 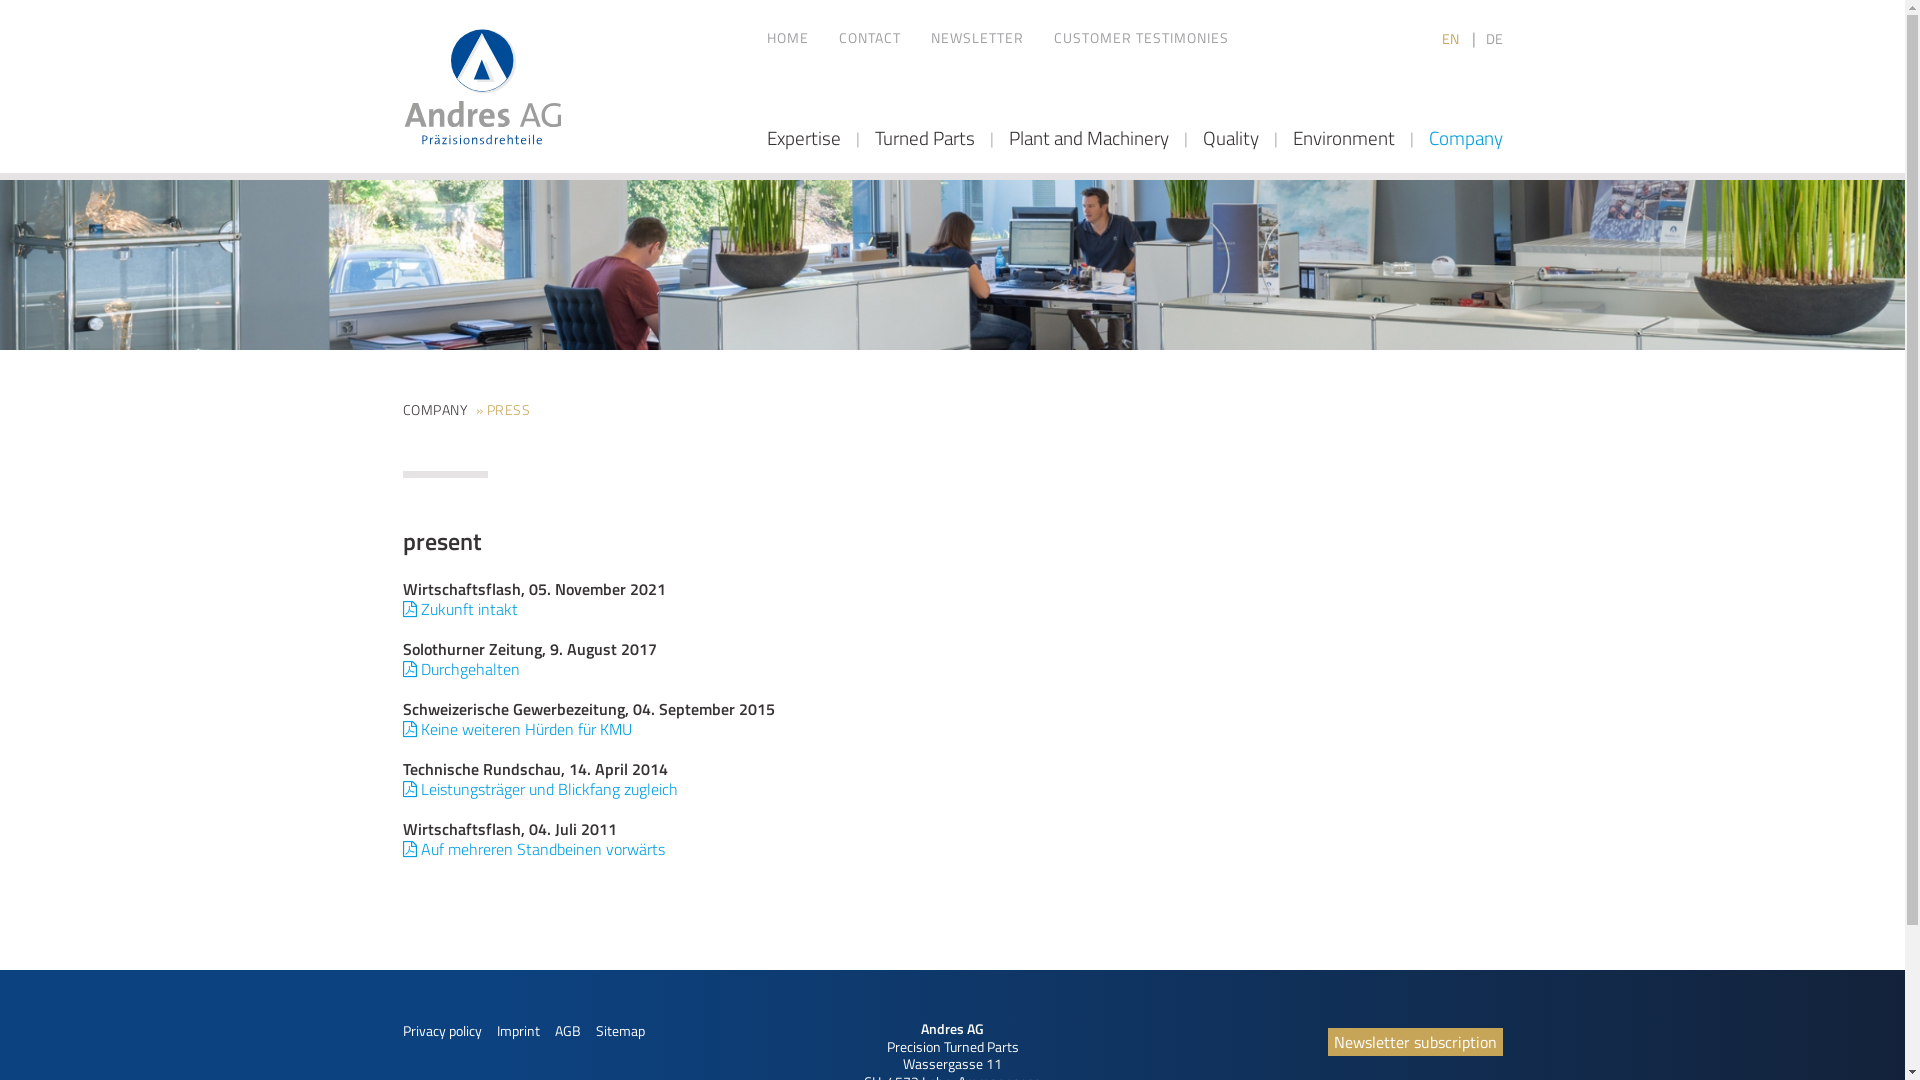 What do you see at coordinates (401, 1030) in the screenshot?
I see `'Privacy policy'` at bounding box center [401, 1030].